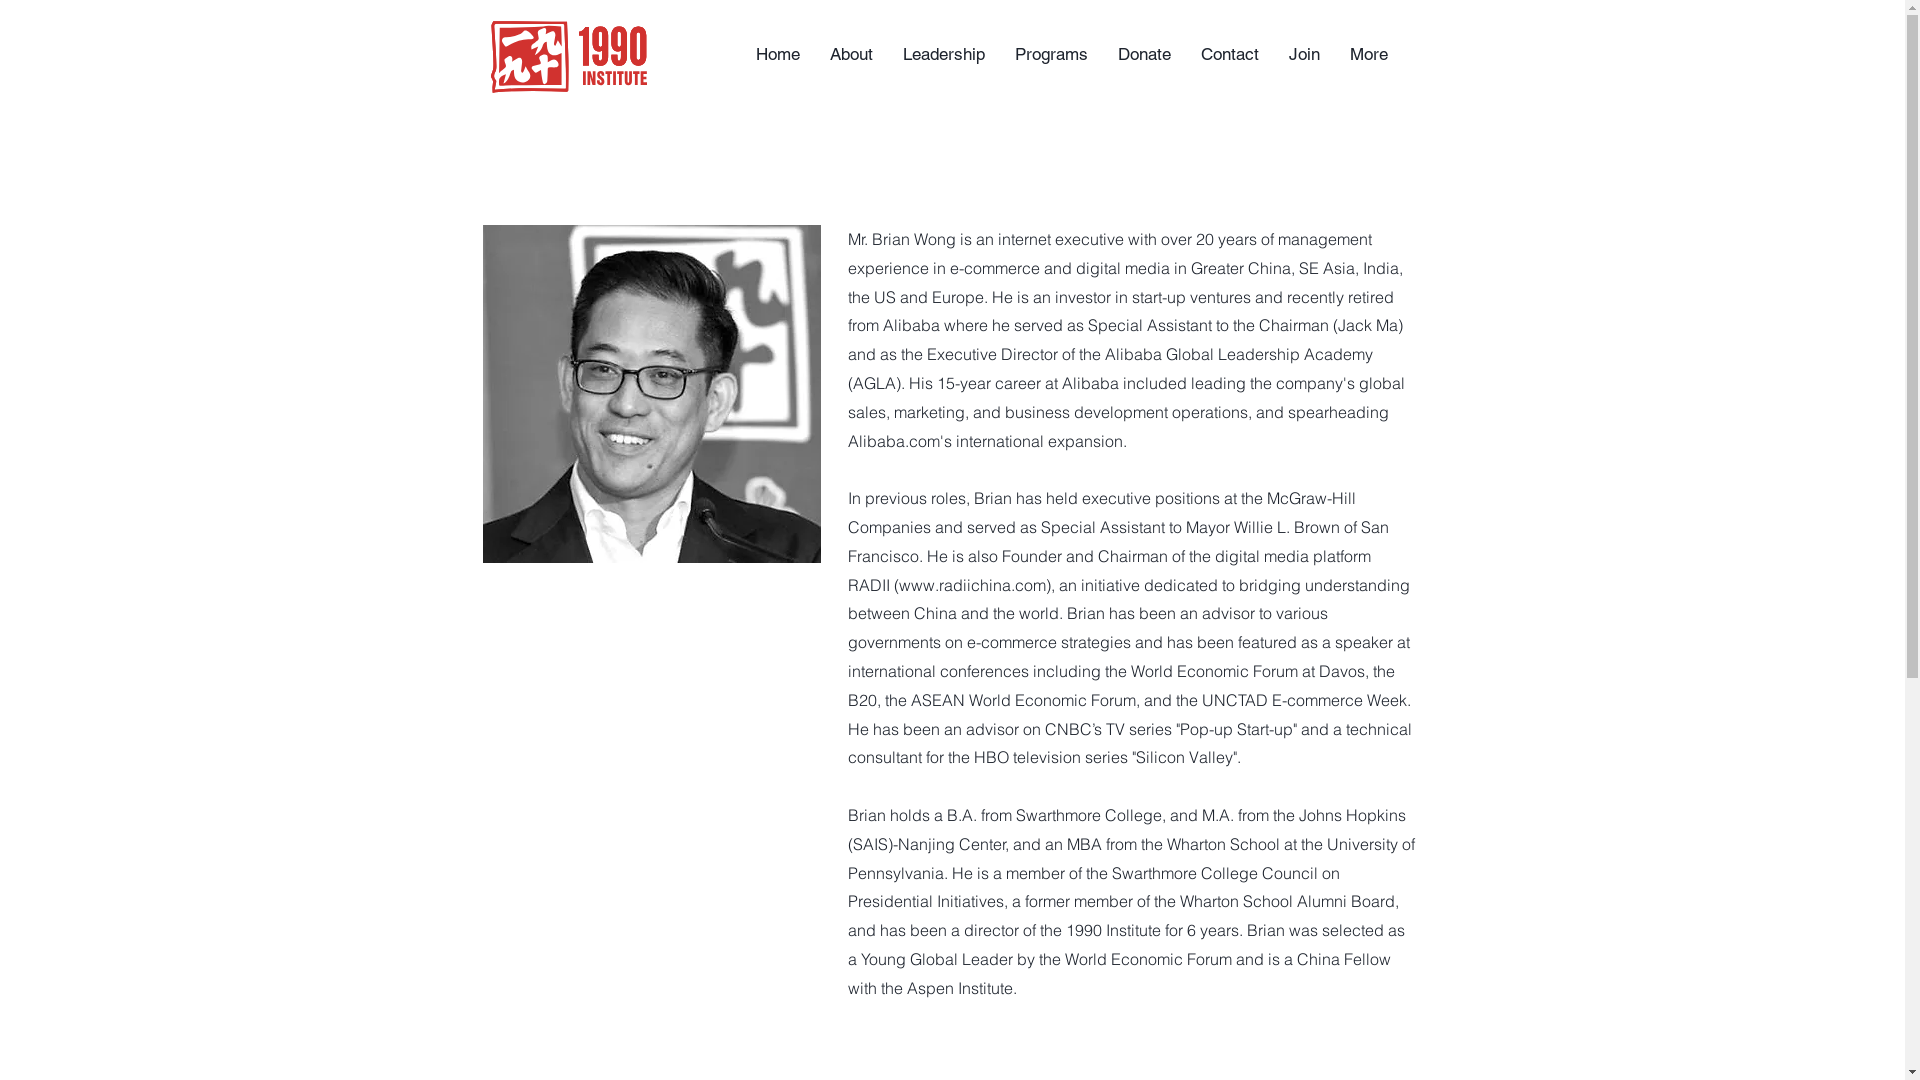 This screenshot has width=1920, height=1080. What do you see at coordinates (896, 585) in the screenshot?
I see `'www.radiichina.com'` at bounding box center [896, 585].